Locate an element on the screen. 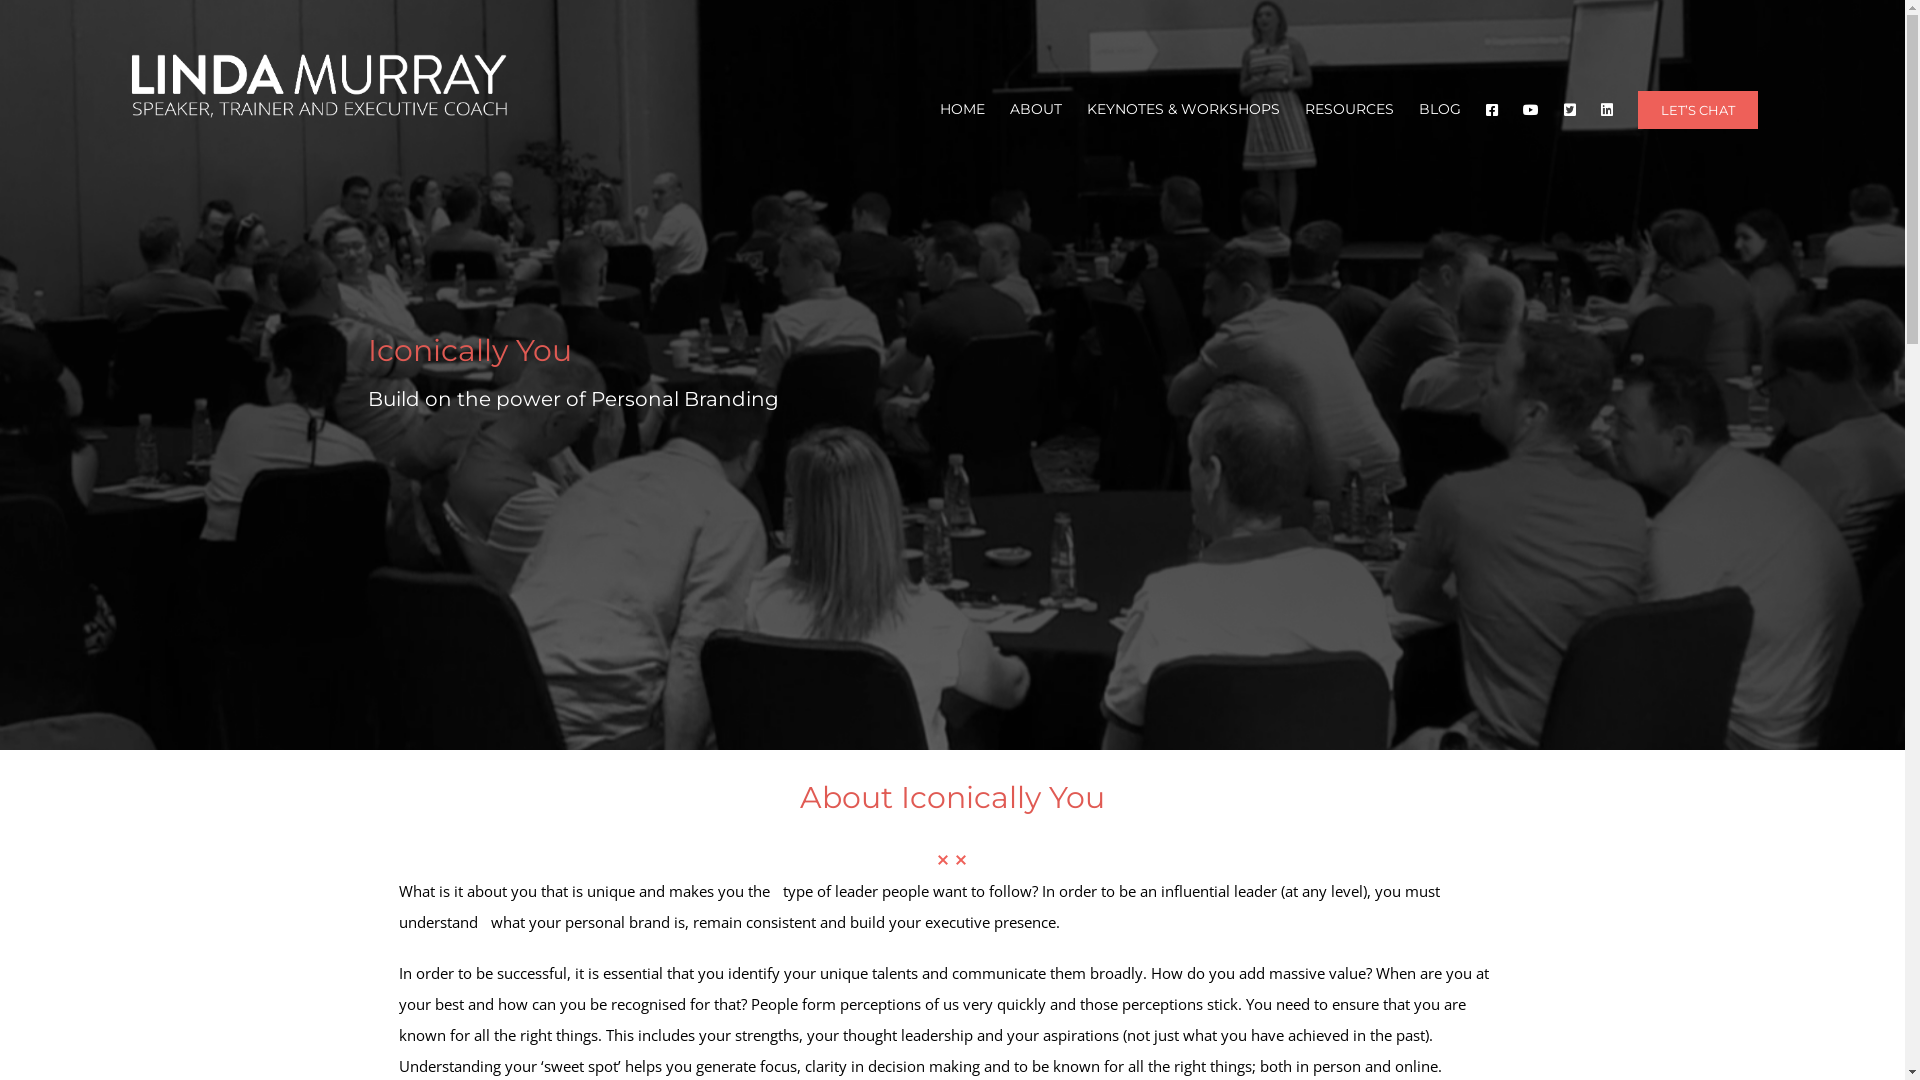 The width and height of the screenshot is (1920, 1080). 'KEYNOTES & WORKSHOPS' is located at coordinates (1183, 109).